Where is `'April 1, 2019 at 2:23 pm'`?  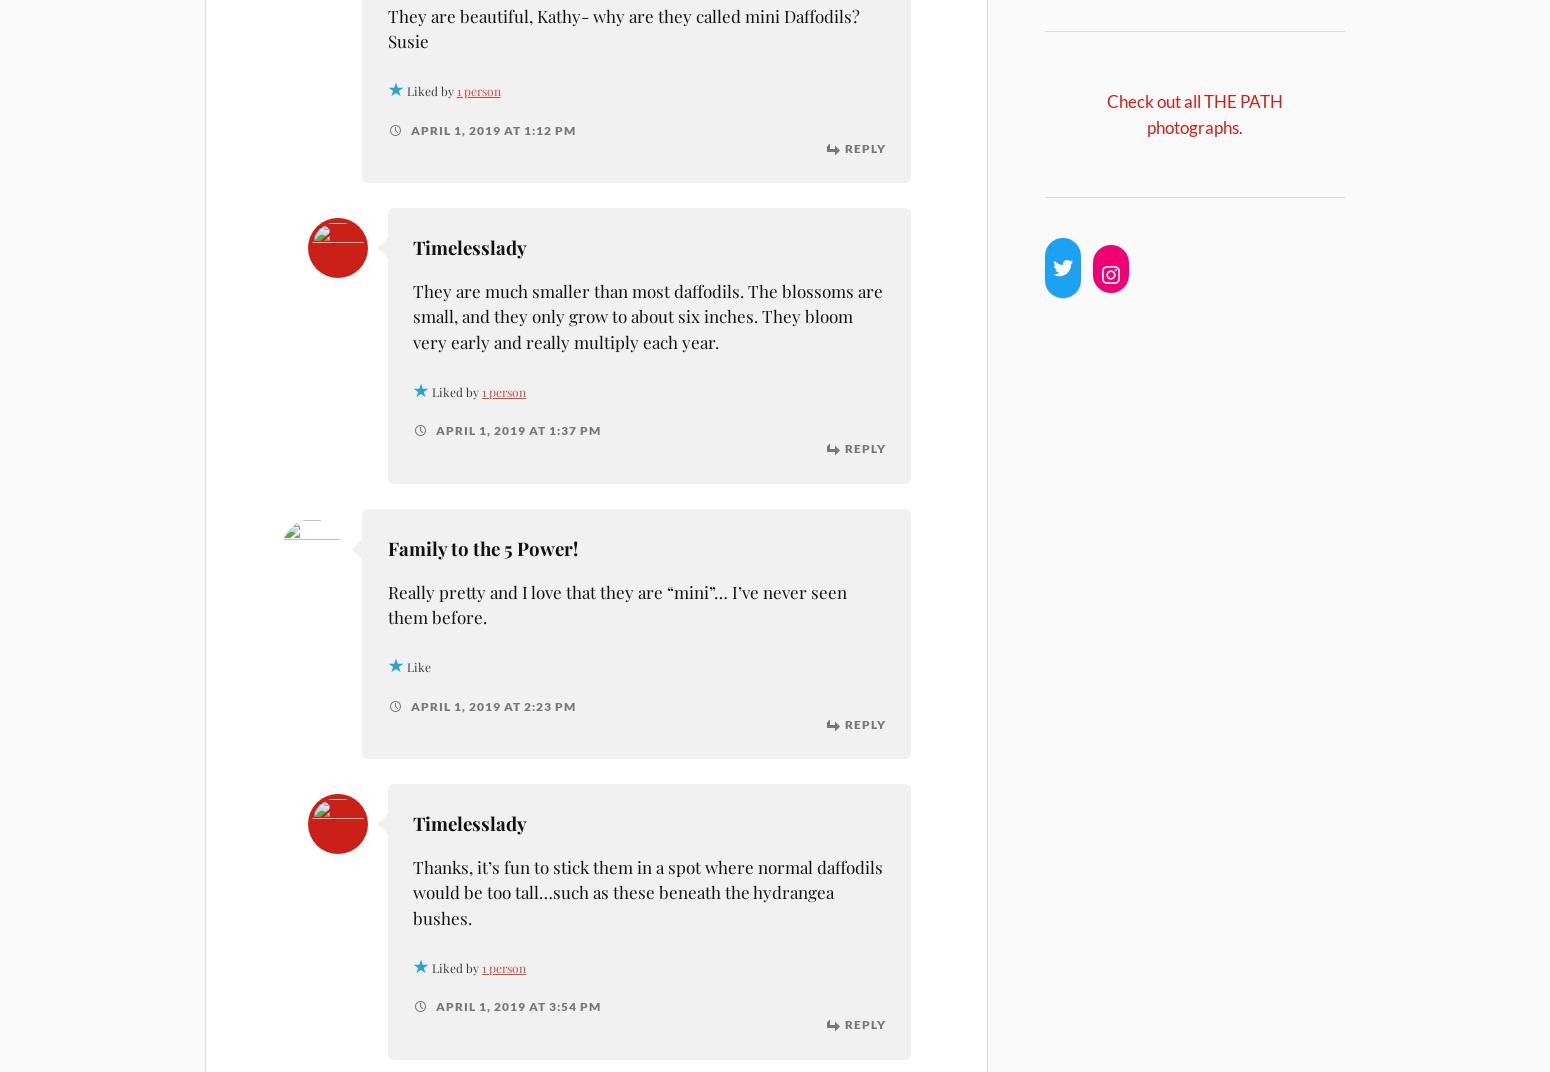 'April 1, 2019 at 2:23 pm' is located at coordinates (407, 704).